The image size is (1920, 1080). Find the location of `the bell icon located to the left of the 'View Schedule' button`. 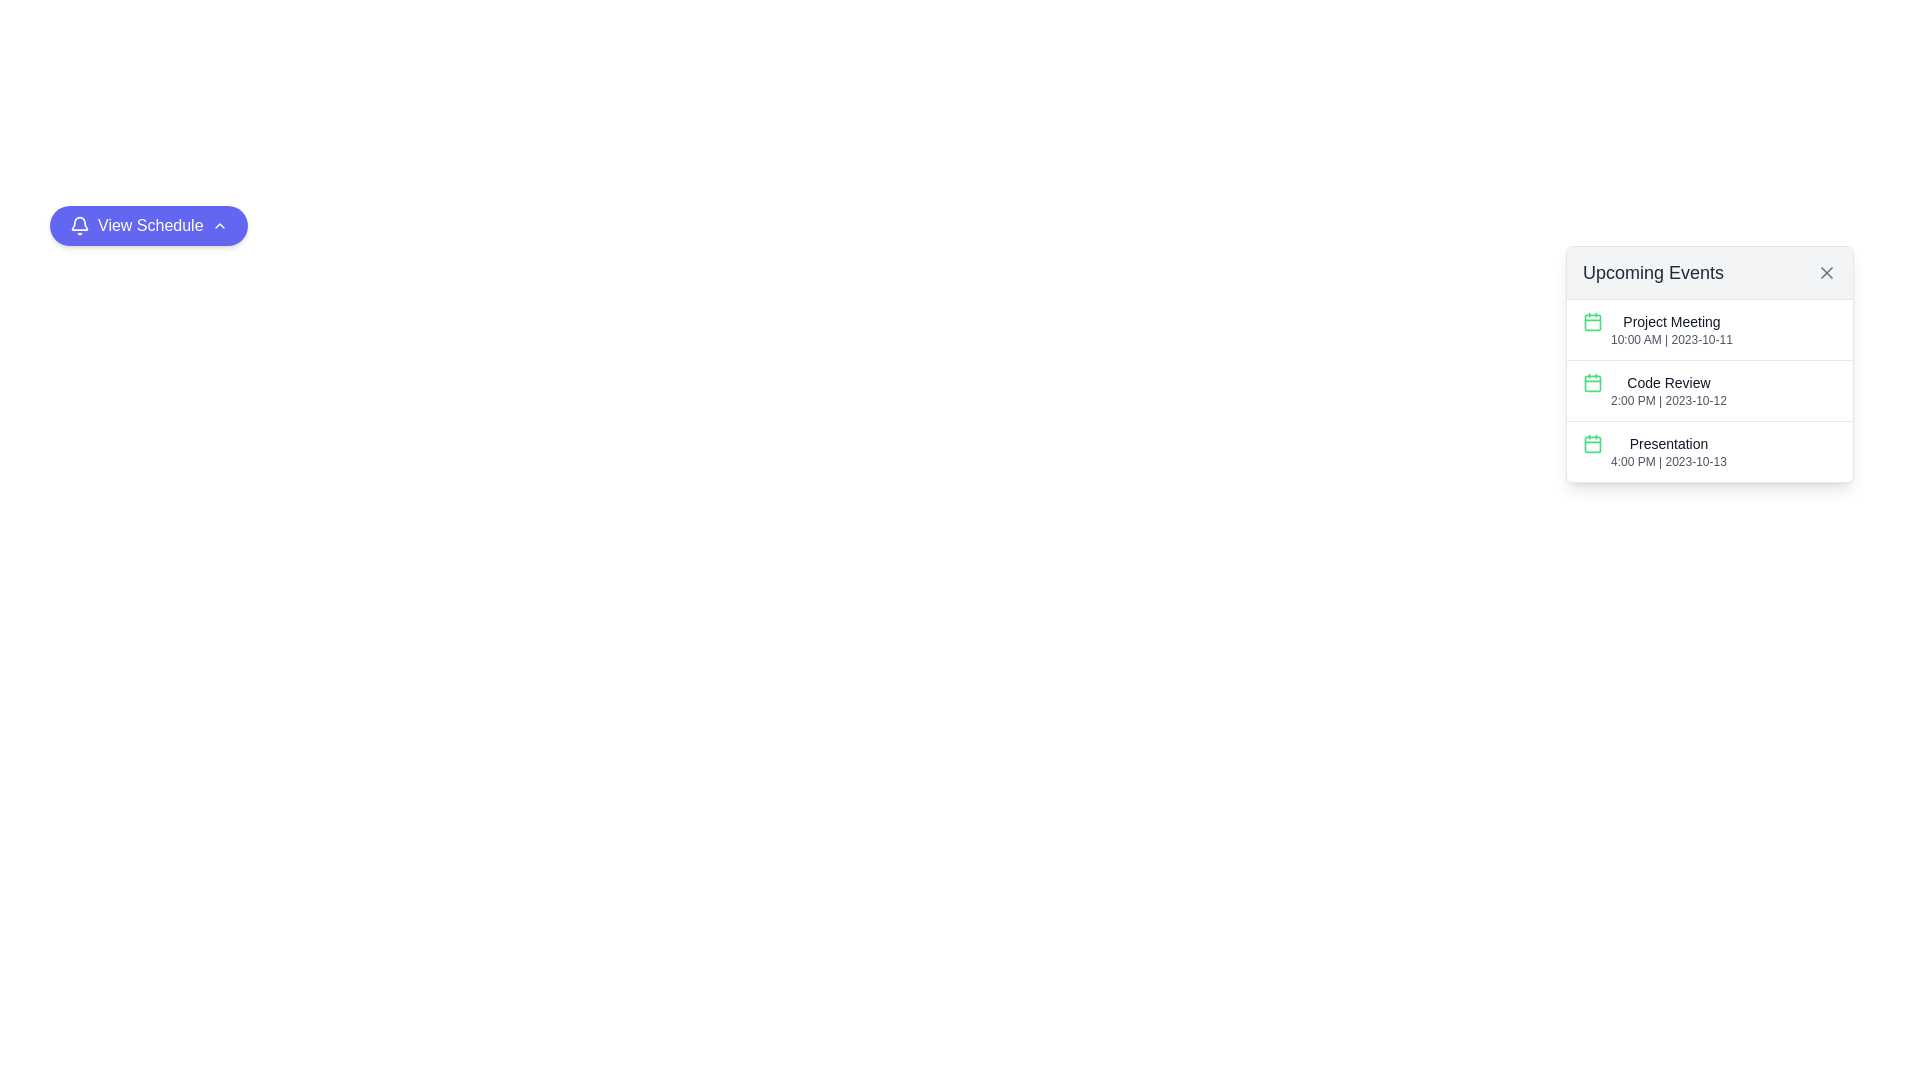

the bell icon located to the left of the 'View Schedule' button is located at coordinates (80, 223).